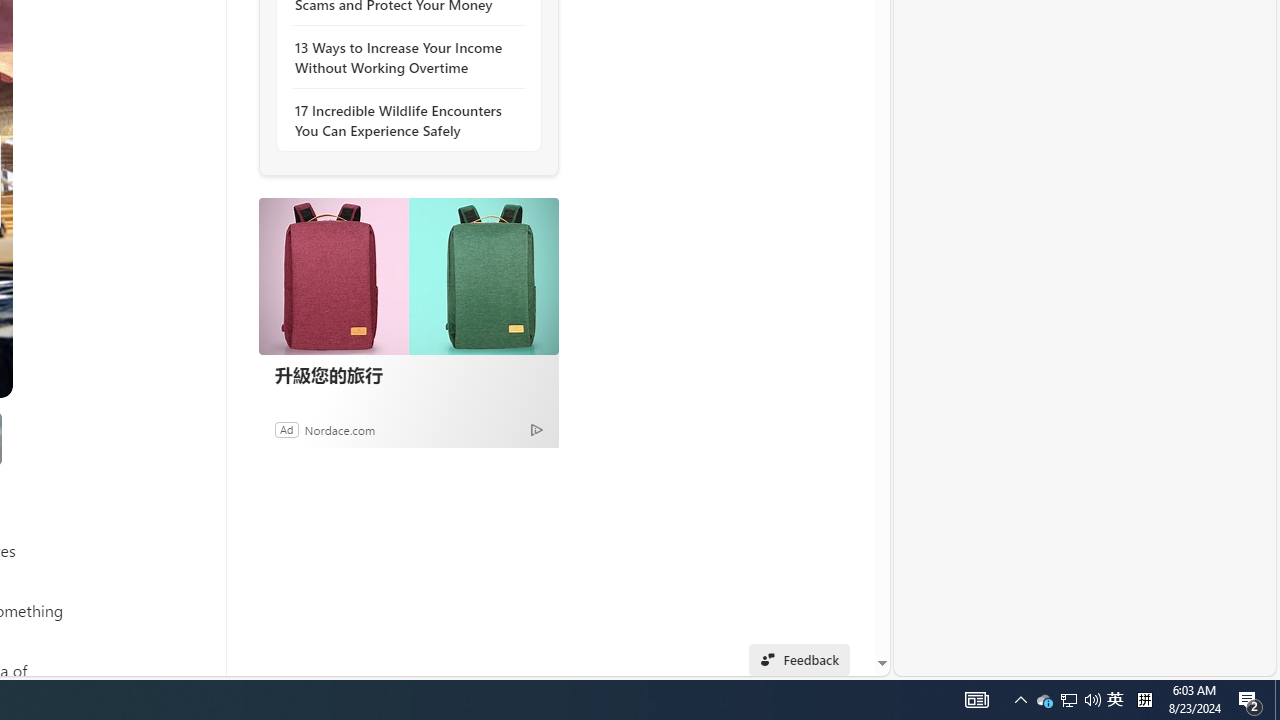  What do you see at coordinates (402, 56) in the screenshot?
I see `'13 Ways to Increase Your Income Without Working Overtime'` at bounding box center [402, 56].